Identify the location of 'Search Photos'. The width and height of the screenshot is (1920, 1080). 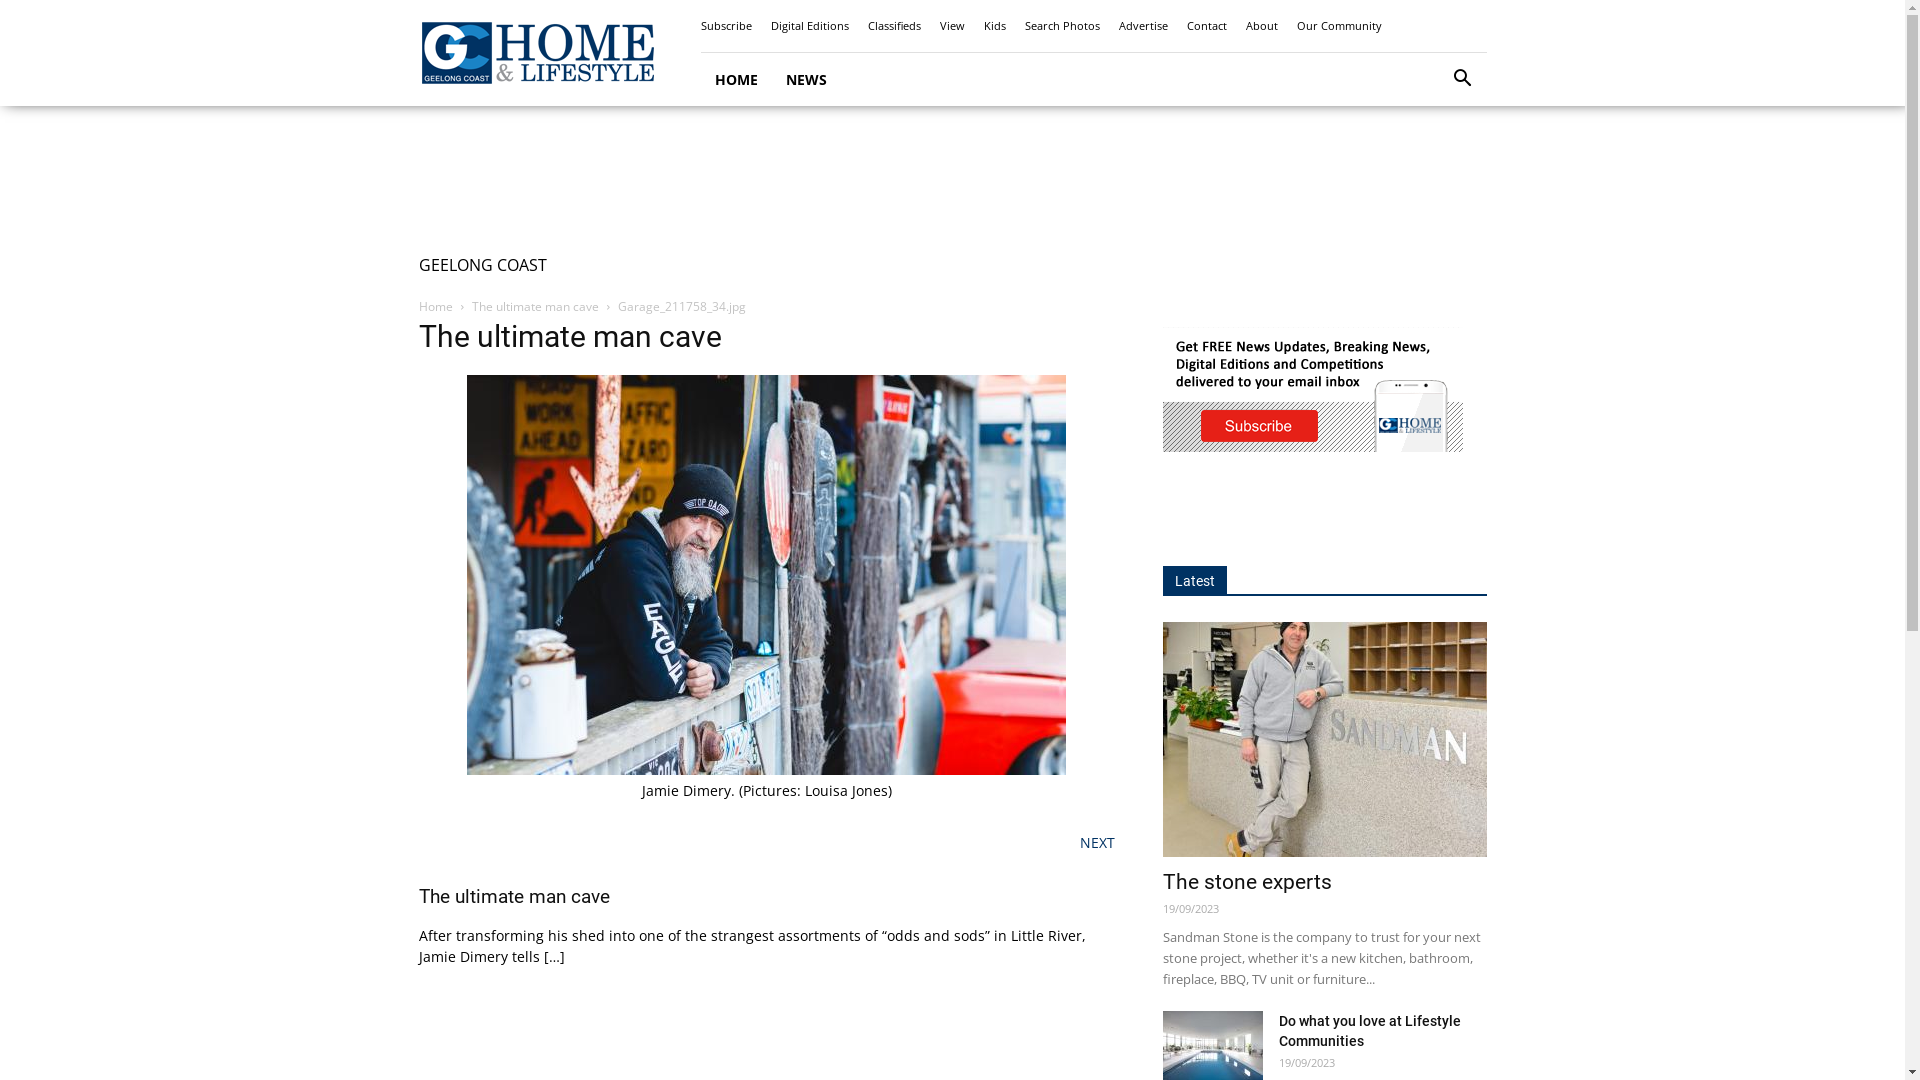
(1023, 25).